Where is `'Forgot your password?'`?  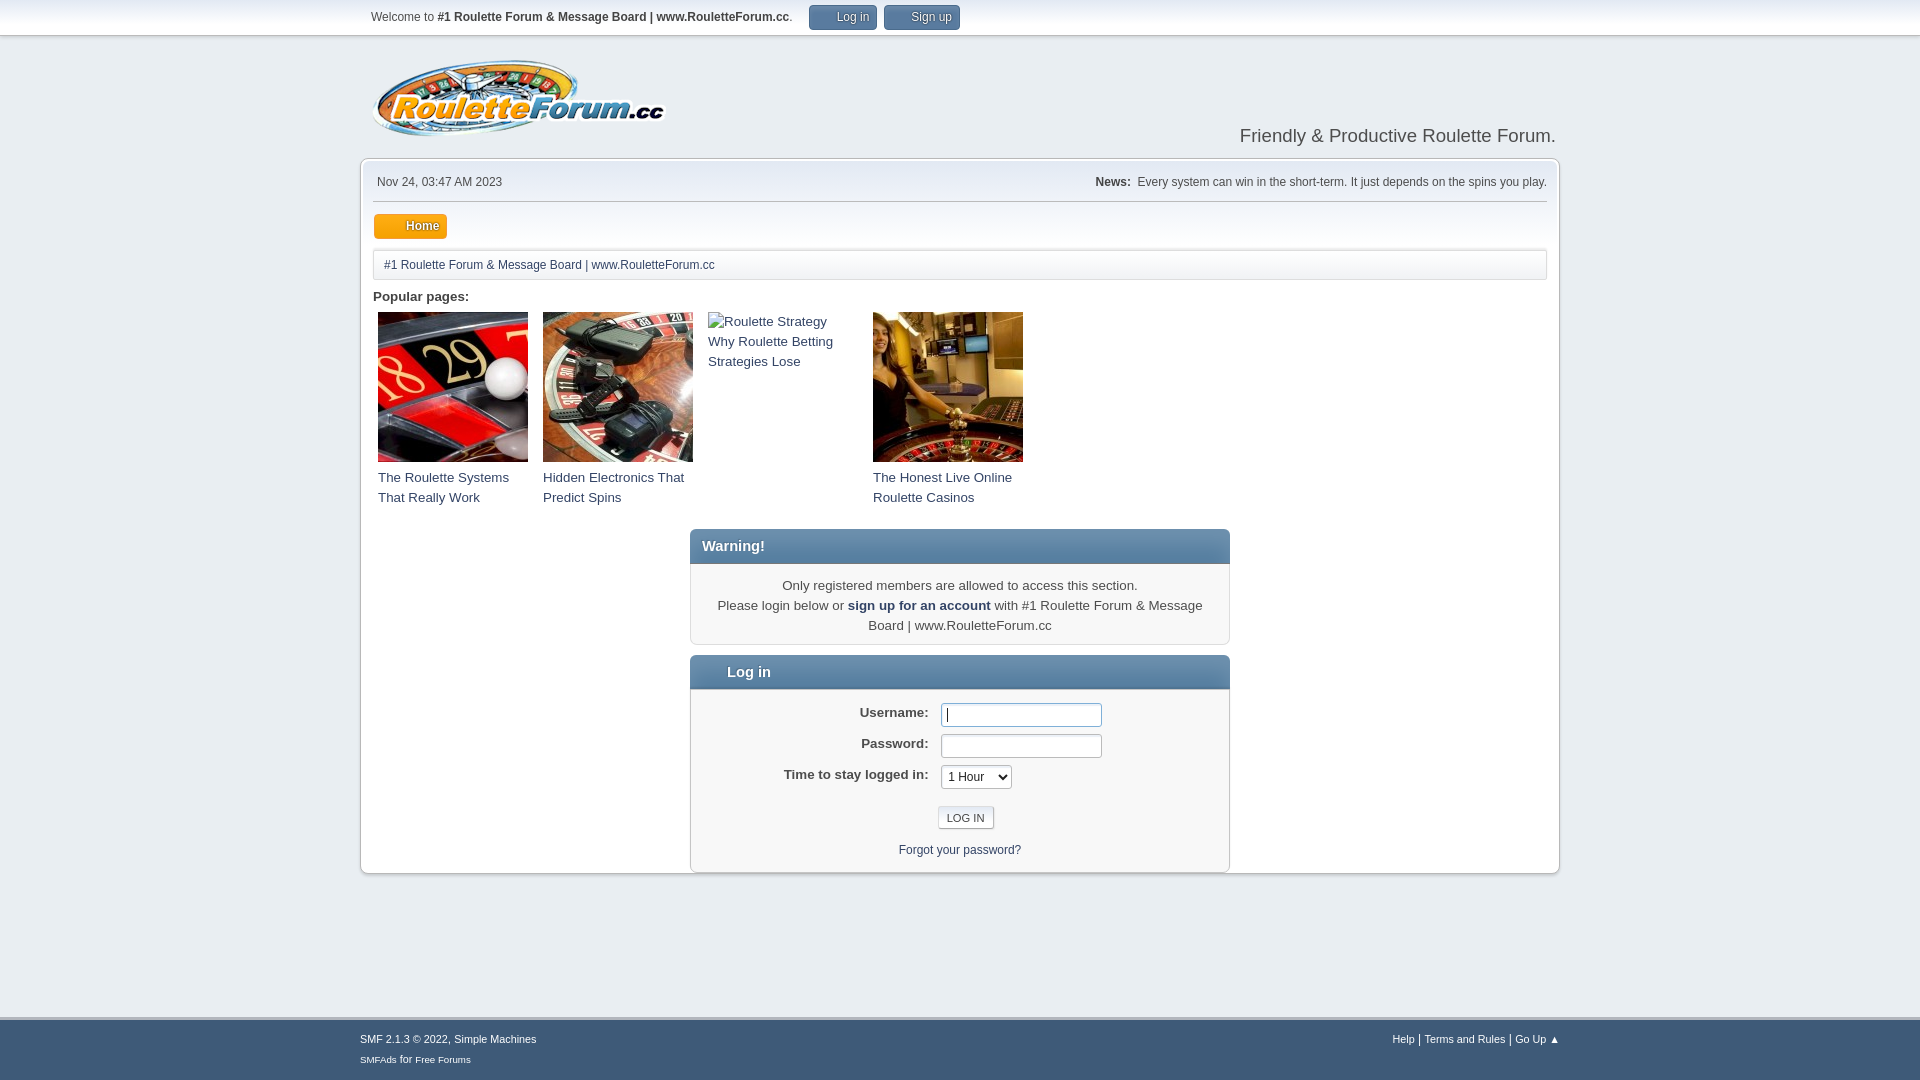
'Forgot your password?' is located at coordinates (960, 848).